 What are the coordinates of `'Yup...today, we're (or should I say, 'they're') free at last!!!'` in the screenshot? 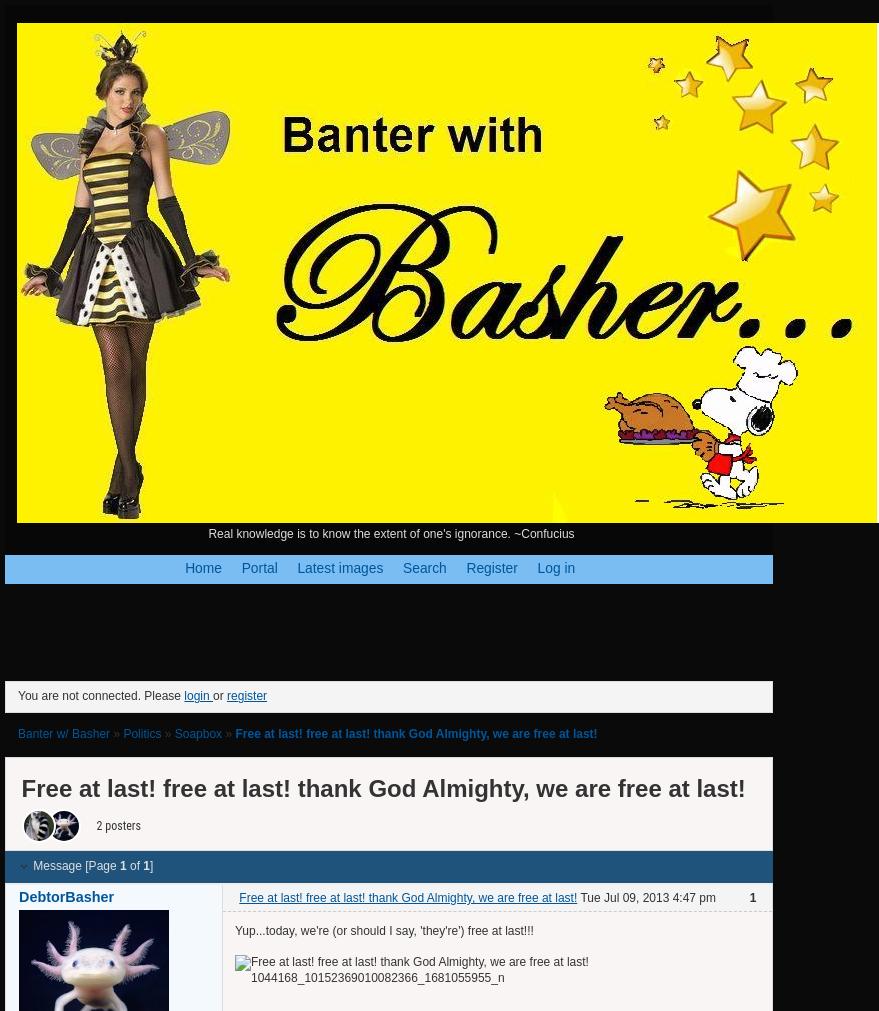 It's located at (384, 931).